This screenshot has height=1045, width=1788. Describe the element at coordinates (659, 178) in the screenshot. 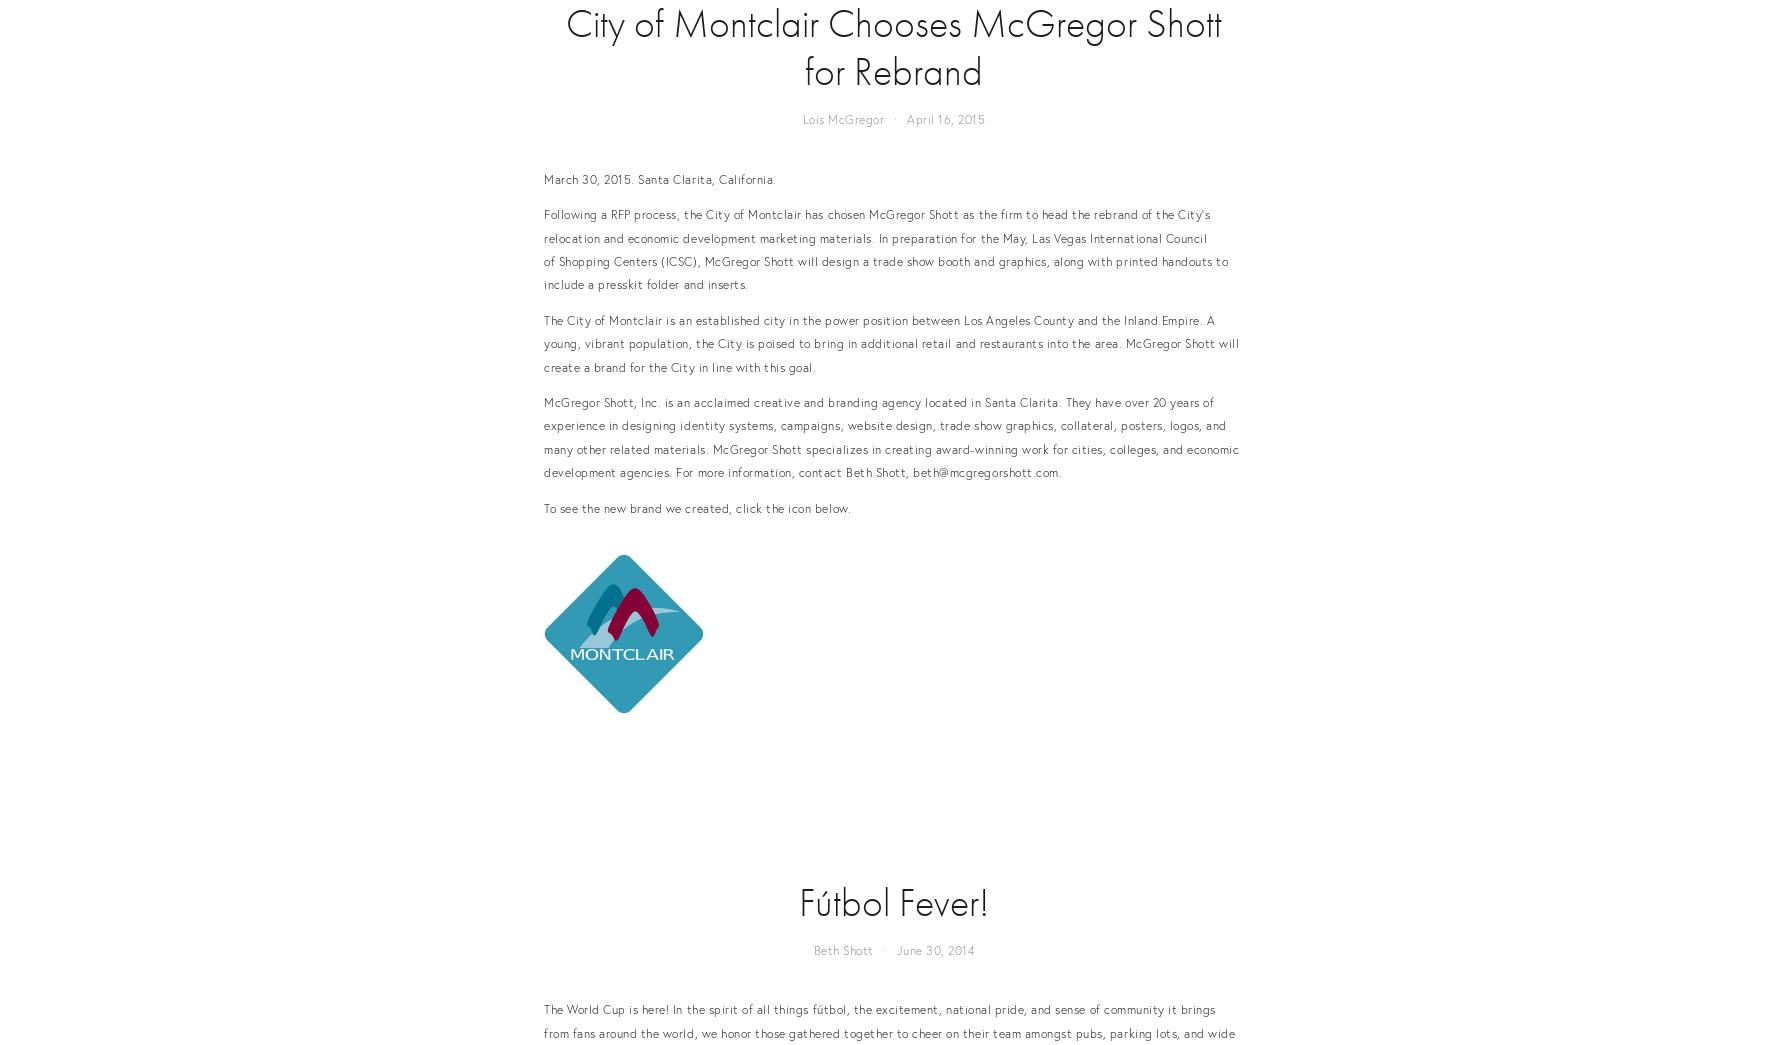

I see `'March 30, 2015. Santa Clarita, California.'` at that location.